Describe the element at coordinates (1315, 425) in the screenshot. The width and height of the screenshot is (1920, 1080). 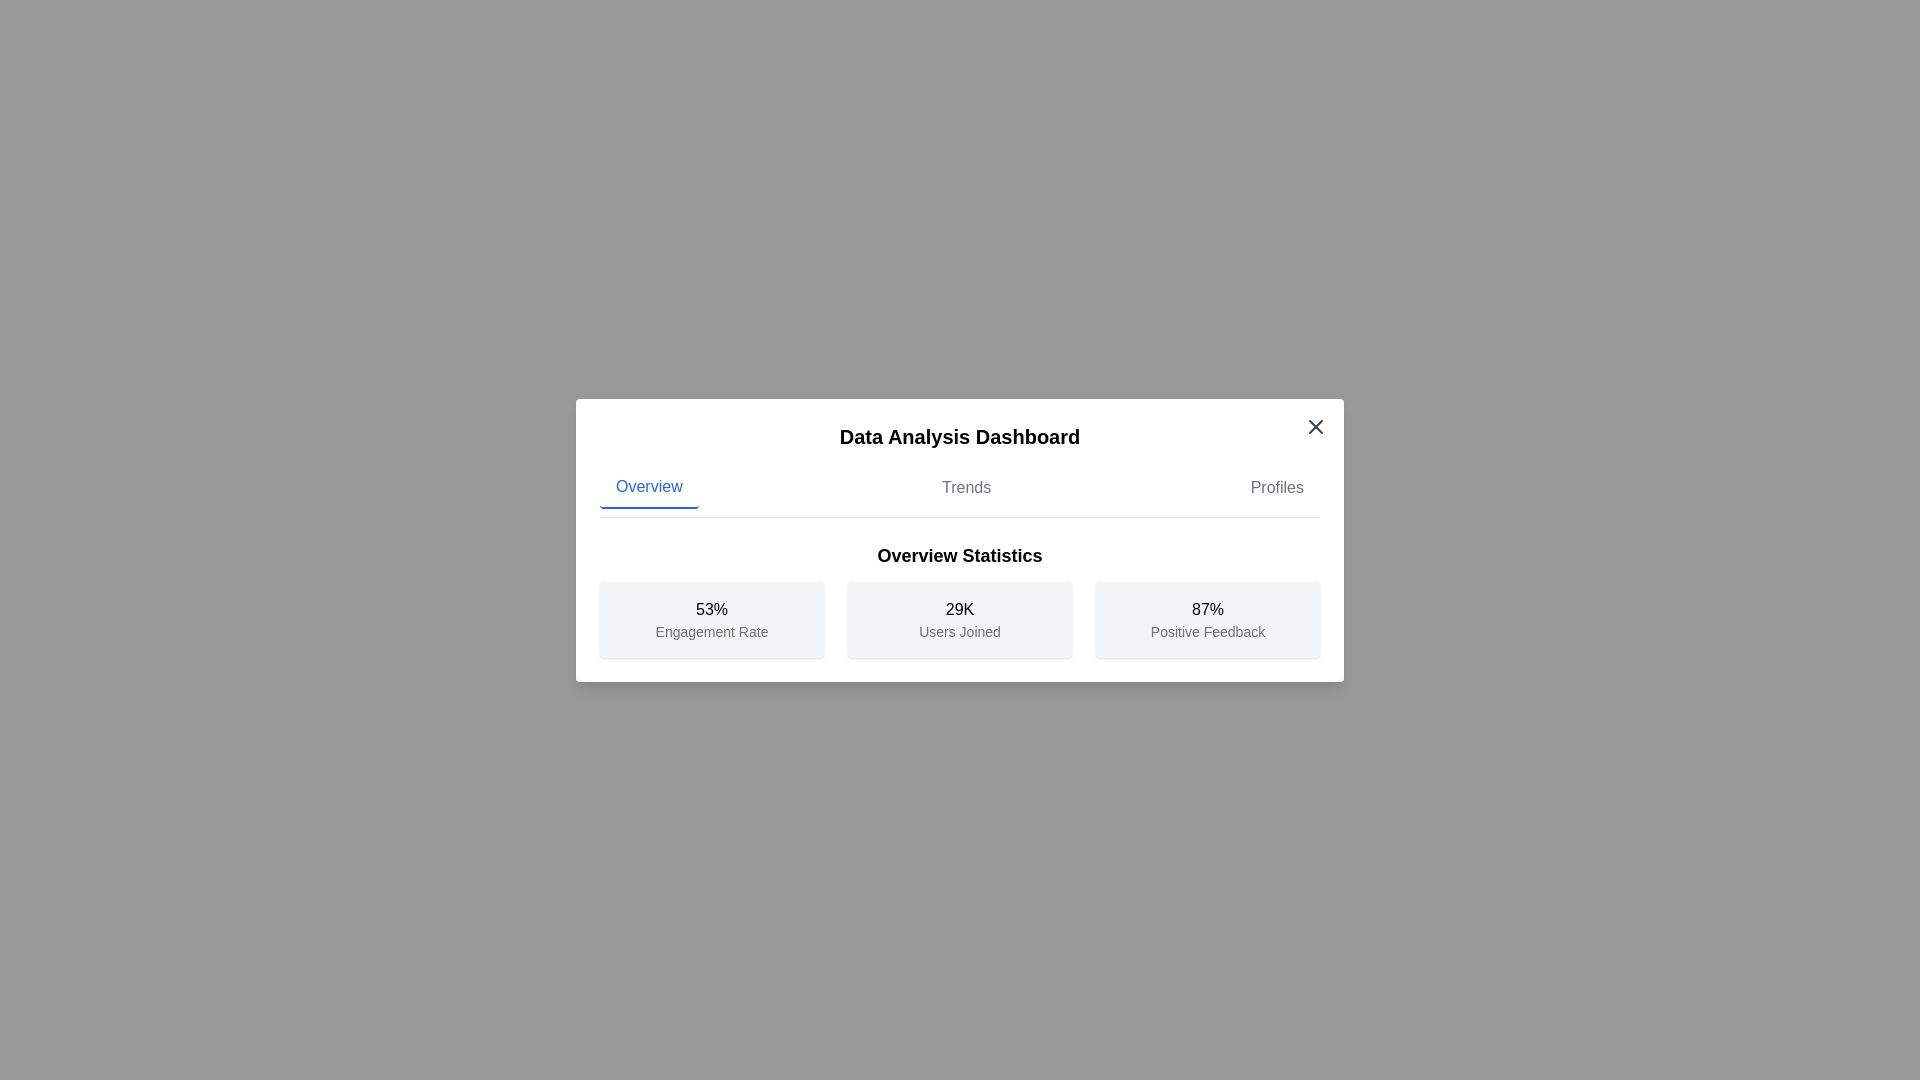
I see `the Close button located in the top-right corner of the 'Data Analysis Dashboard'` at that location.